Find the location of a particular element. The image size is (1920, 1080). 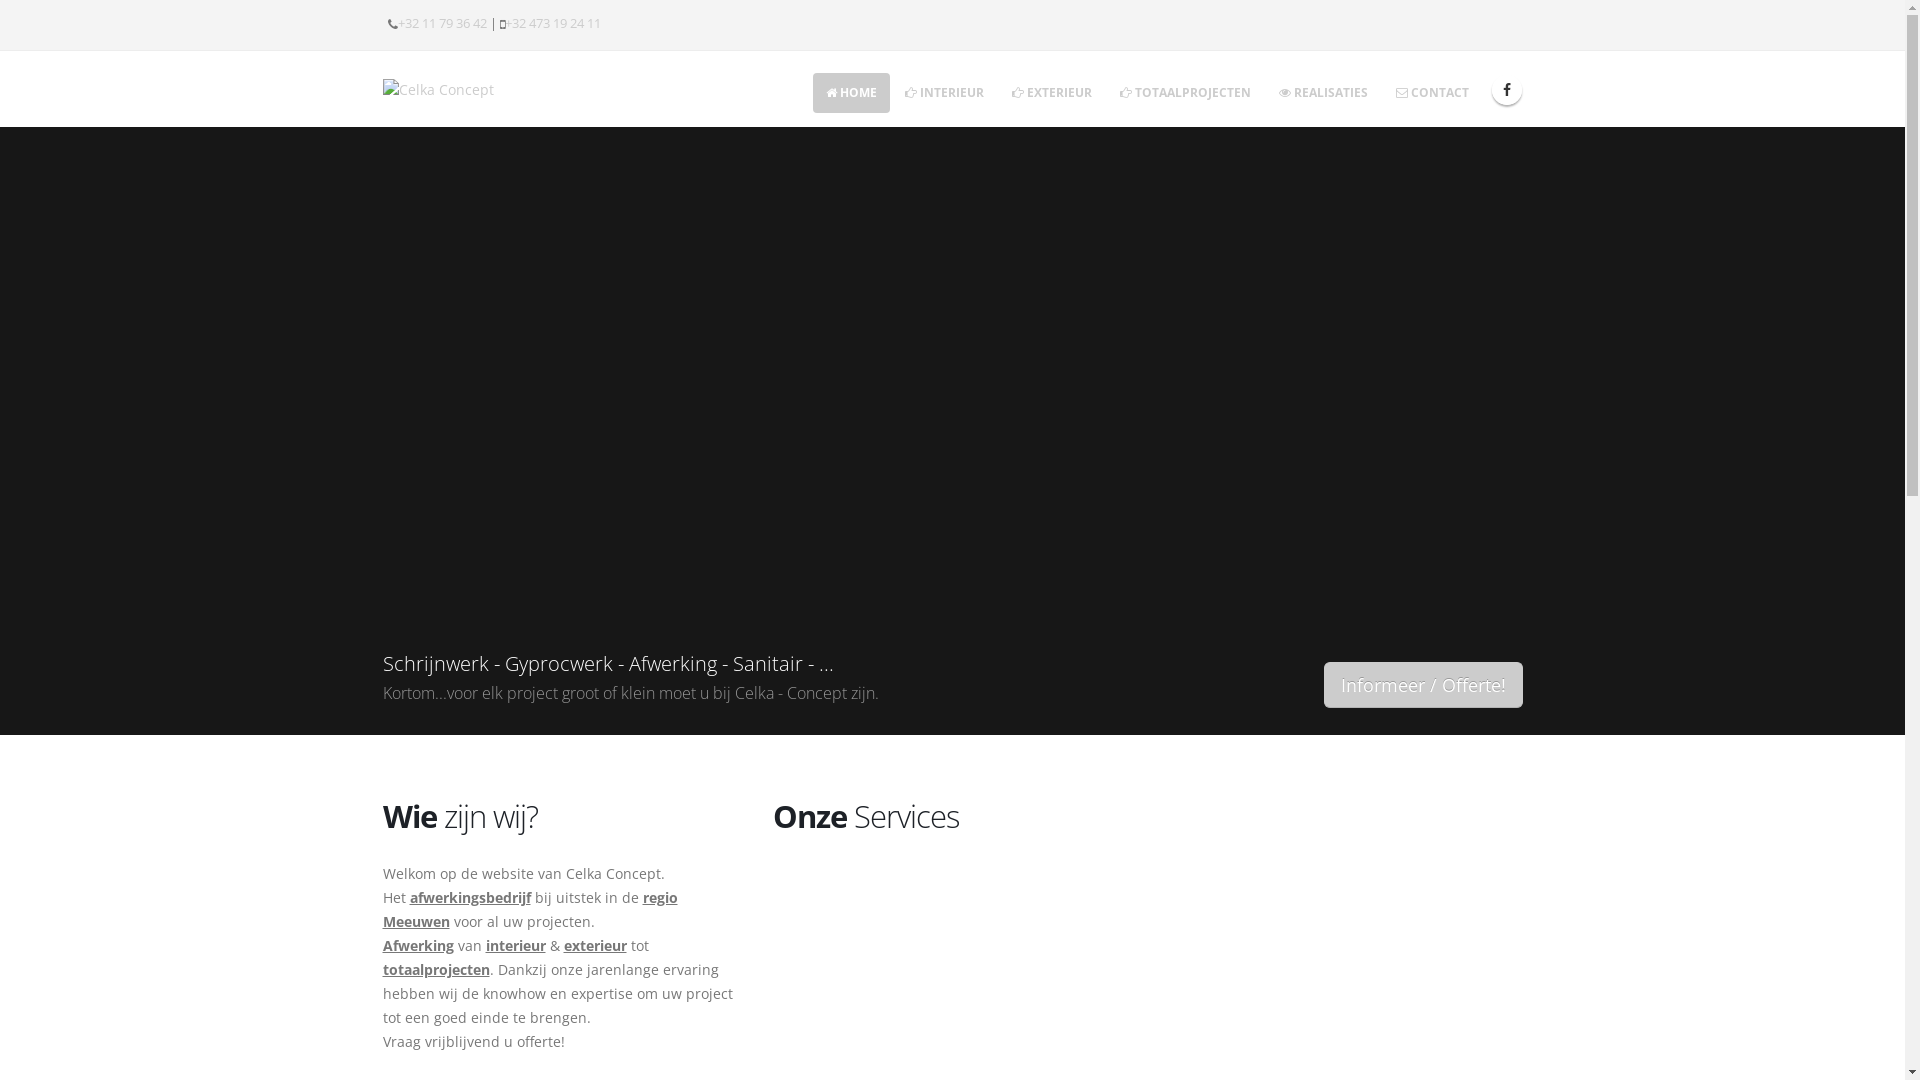

'REALISATIES' is located at coordinates (1323, 92).